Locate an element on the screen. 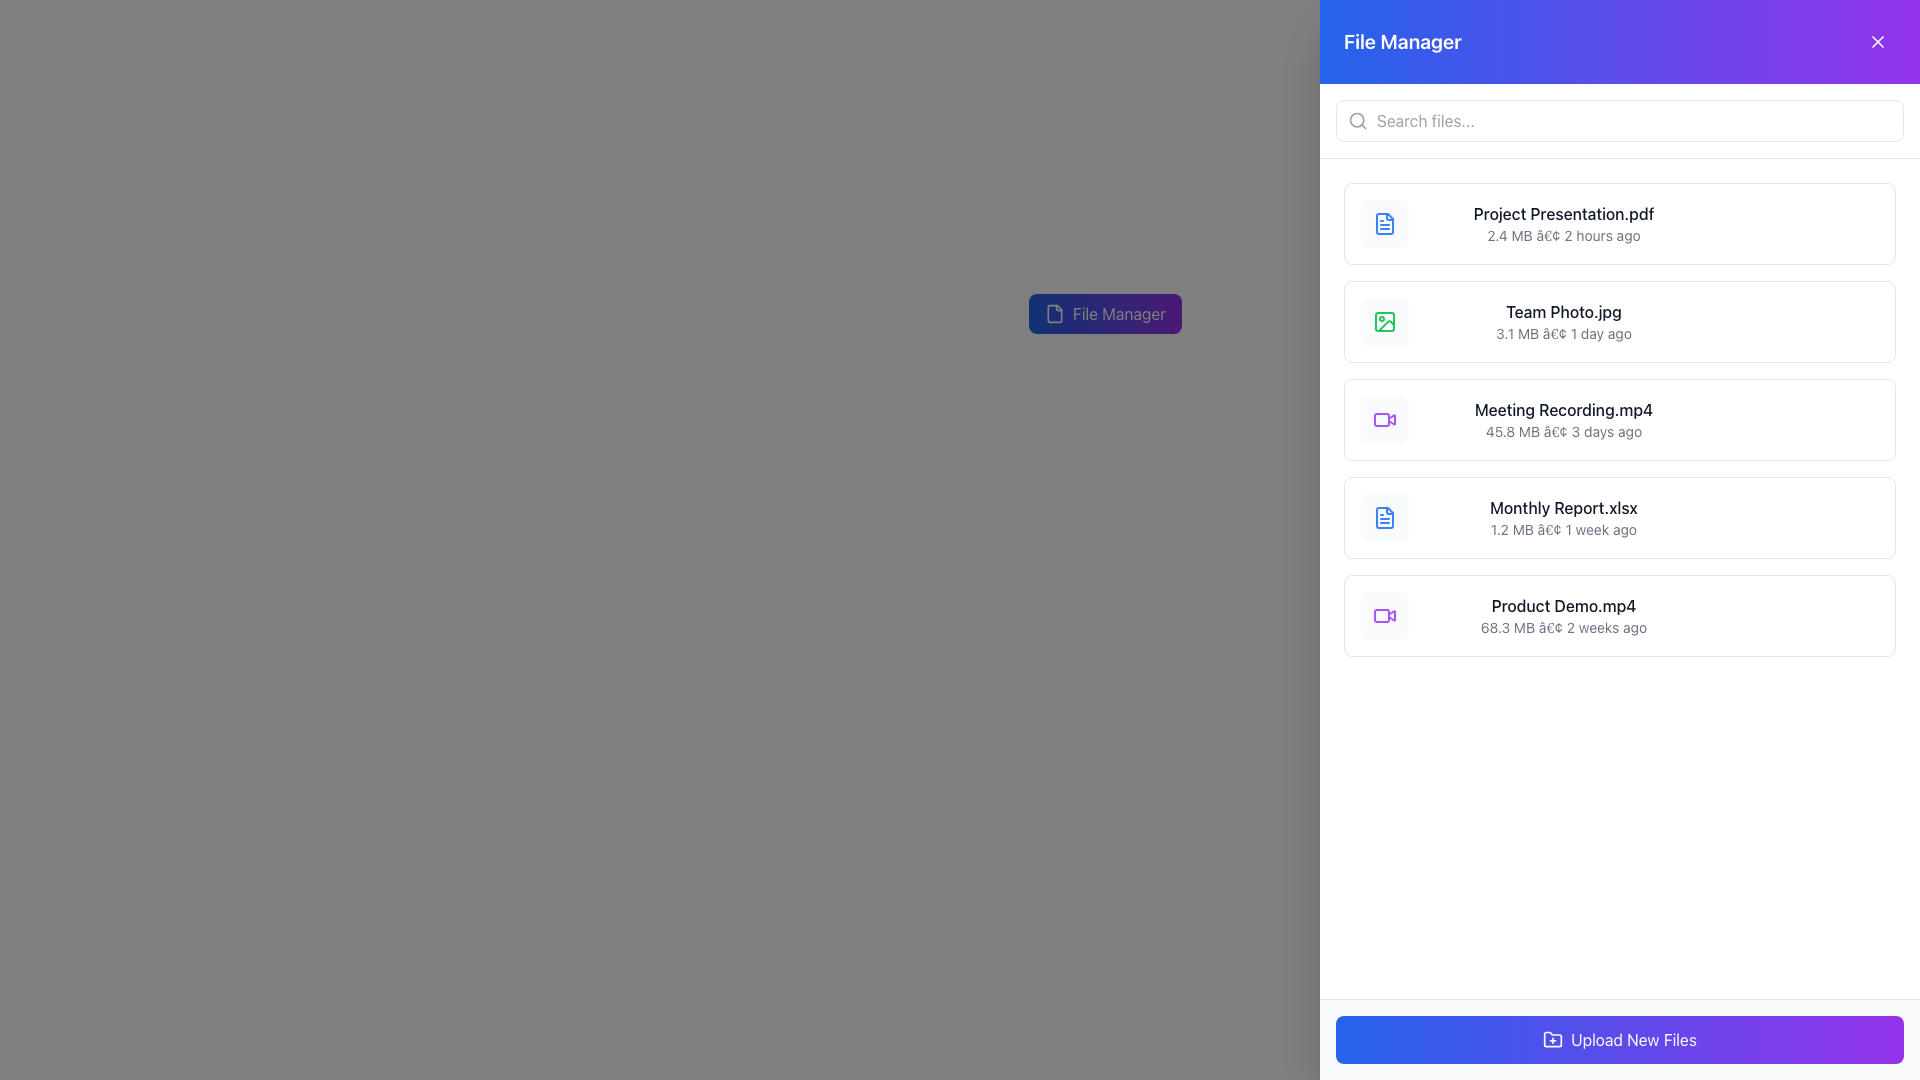 The image size is (1920, 1080). the text label displaying the file size and last modified time, located directly below the title 'Project Presentation.pdf' is located at coordinates (1563, 234).